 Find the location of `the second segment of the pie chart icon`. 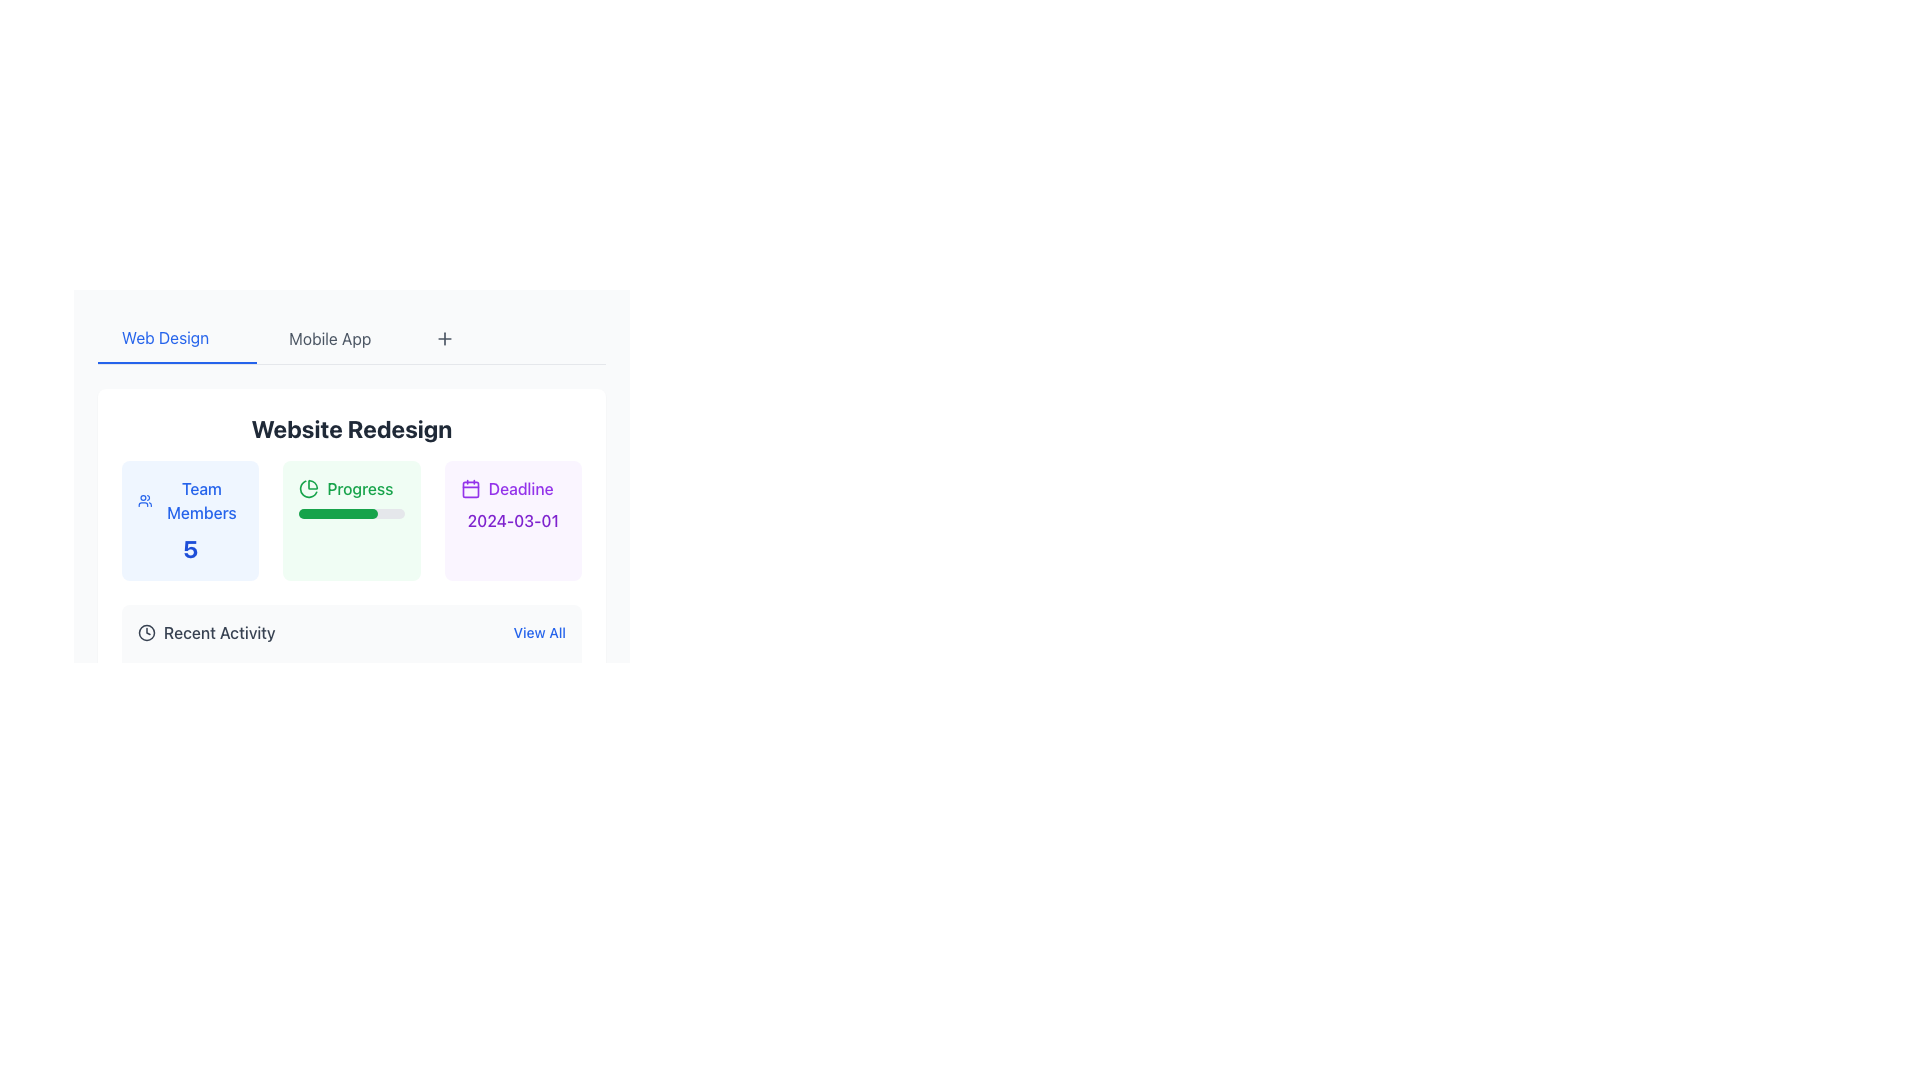

the second segment of the pie chart icon is located at coordinates (307, 489).